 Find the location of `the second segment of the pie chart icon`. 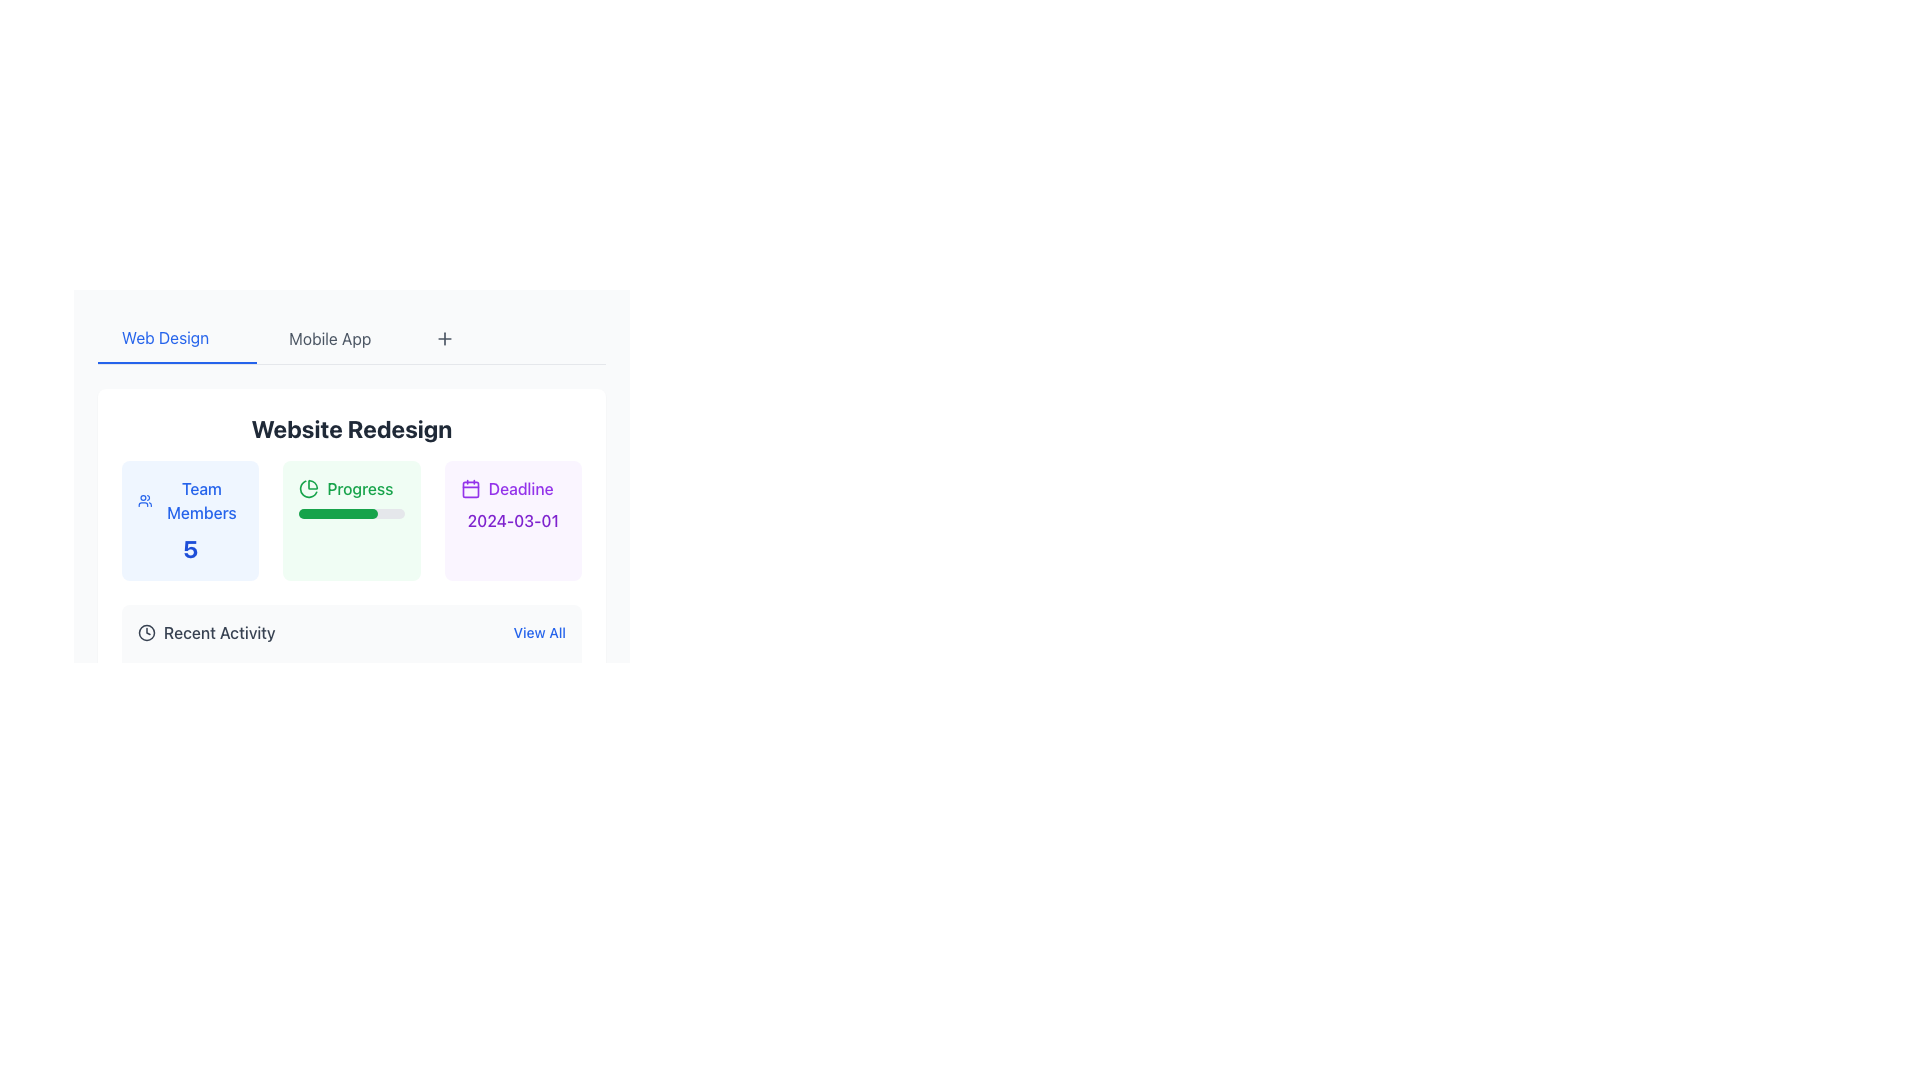

the second segment of the pie chart icon is located at coordinates (307, 489).